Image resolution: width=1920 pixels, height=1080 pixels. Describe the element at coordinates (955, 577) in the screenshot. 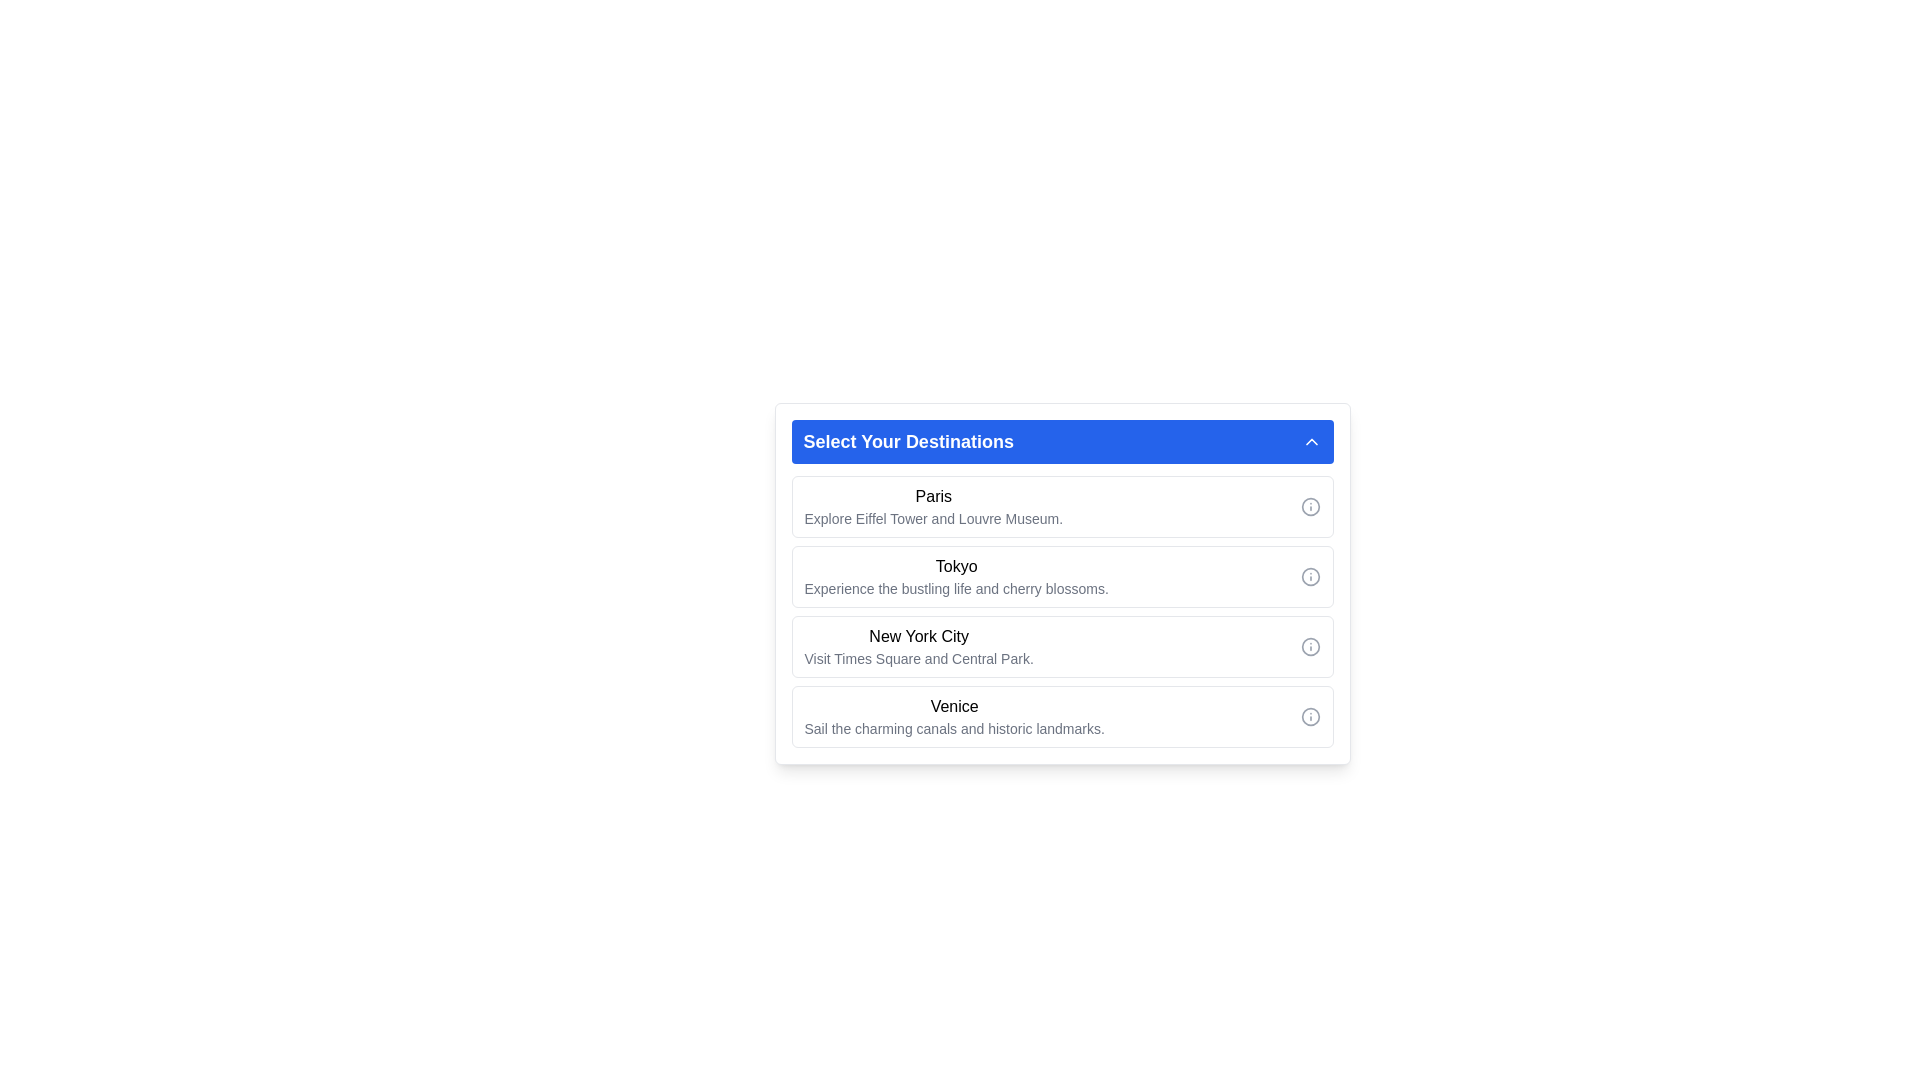

I see `the text block displaying 'Tokyo' with the description 'Experience the bustling life and cherry blossoms.' in the 'Select Your Destinations' menu` at that location.